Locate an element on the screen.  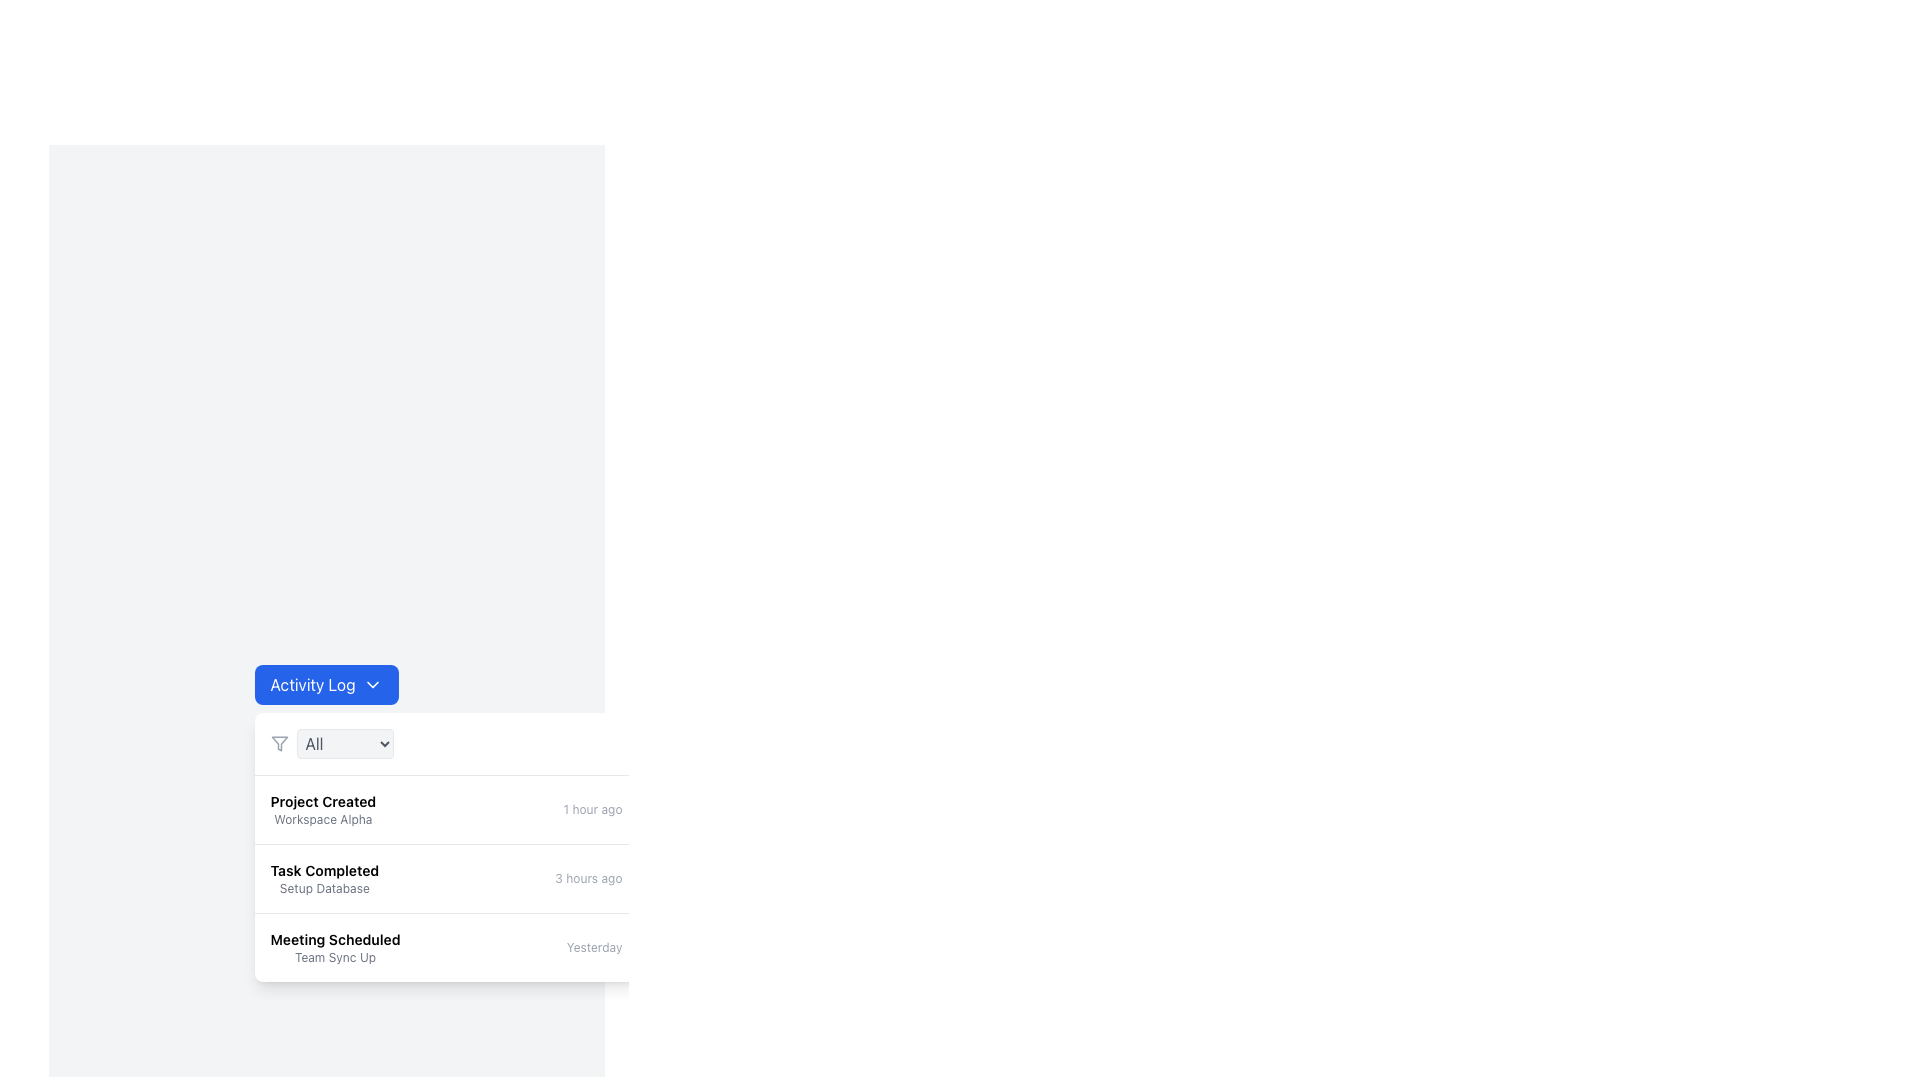
the activity log entry that summarizes the completed task of setting up a database, positioned between 'Project Created' and 'Meeting Scheduled' is located at coordinates (324, 878).